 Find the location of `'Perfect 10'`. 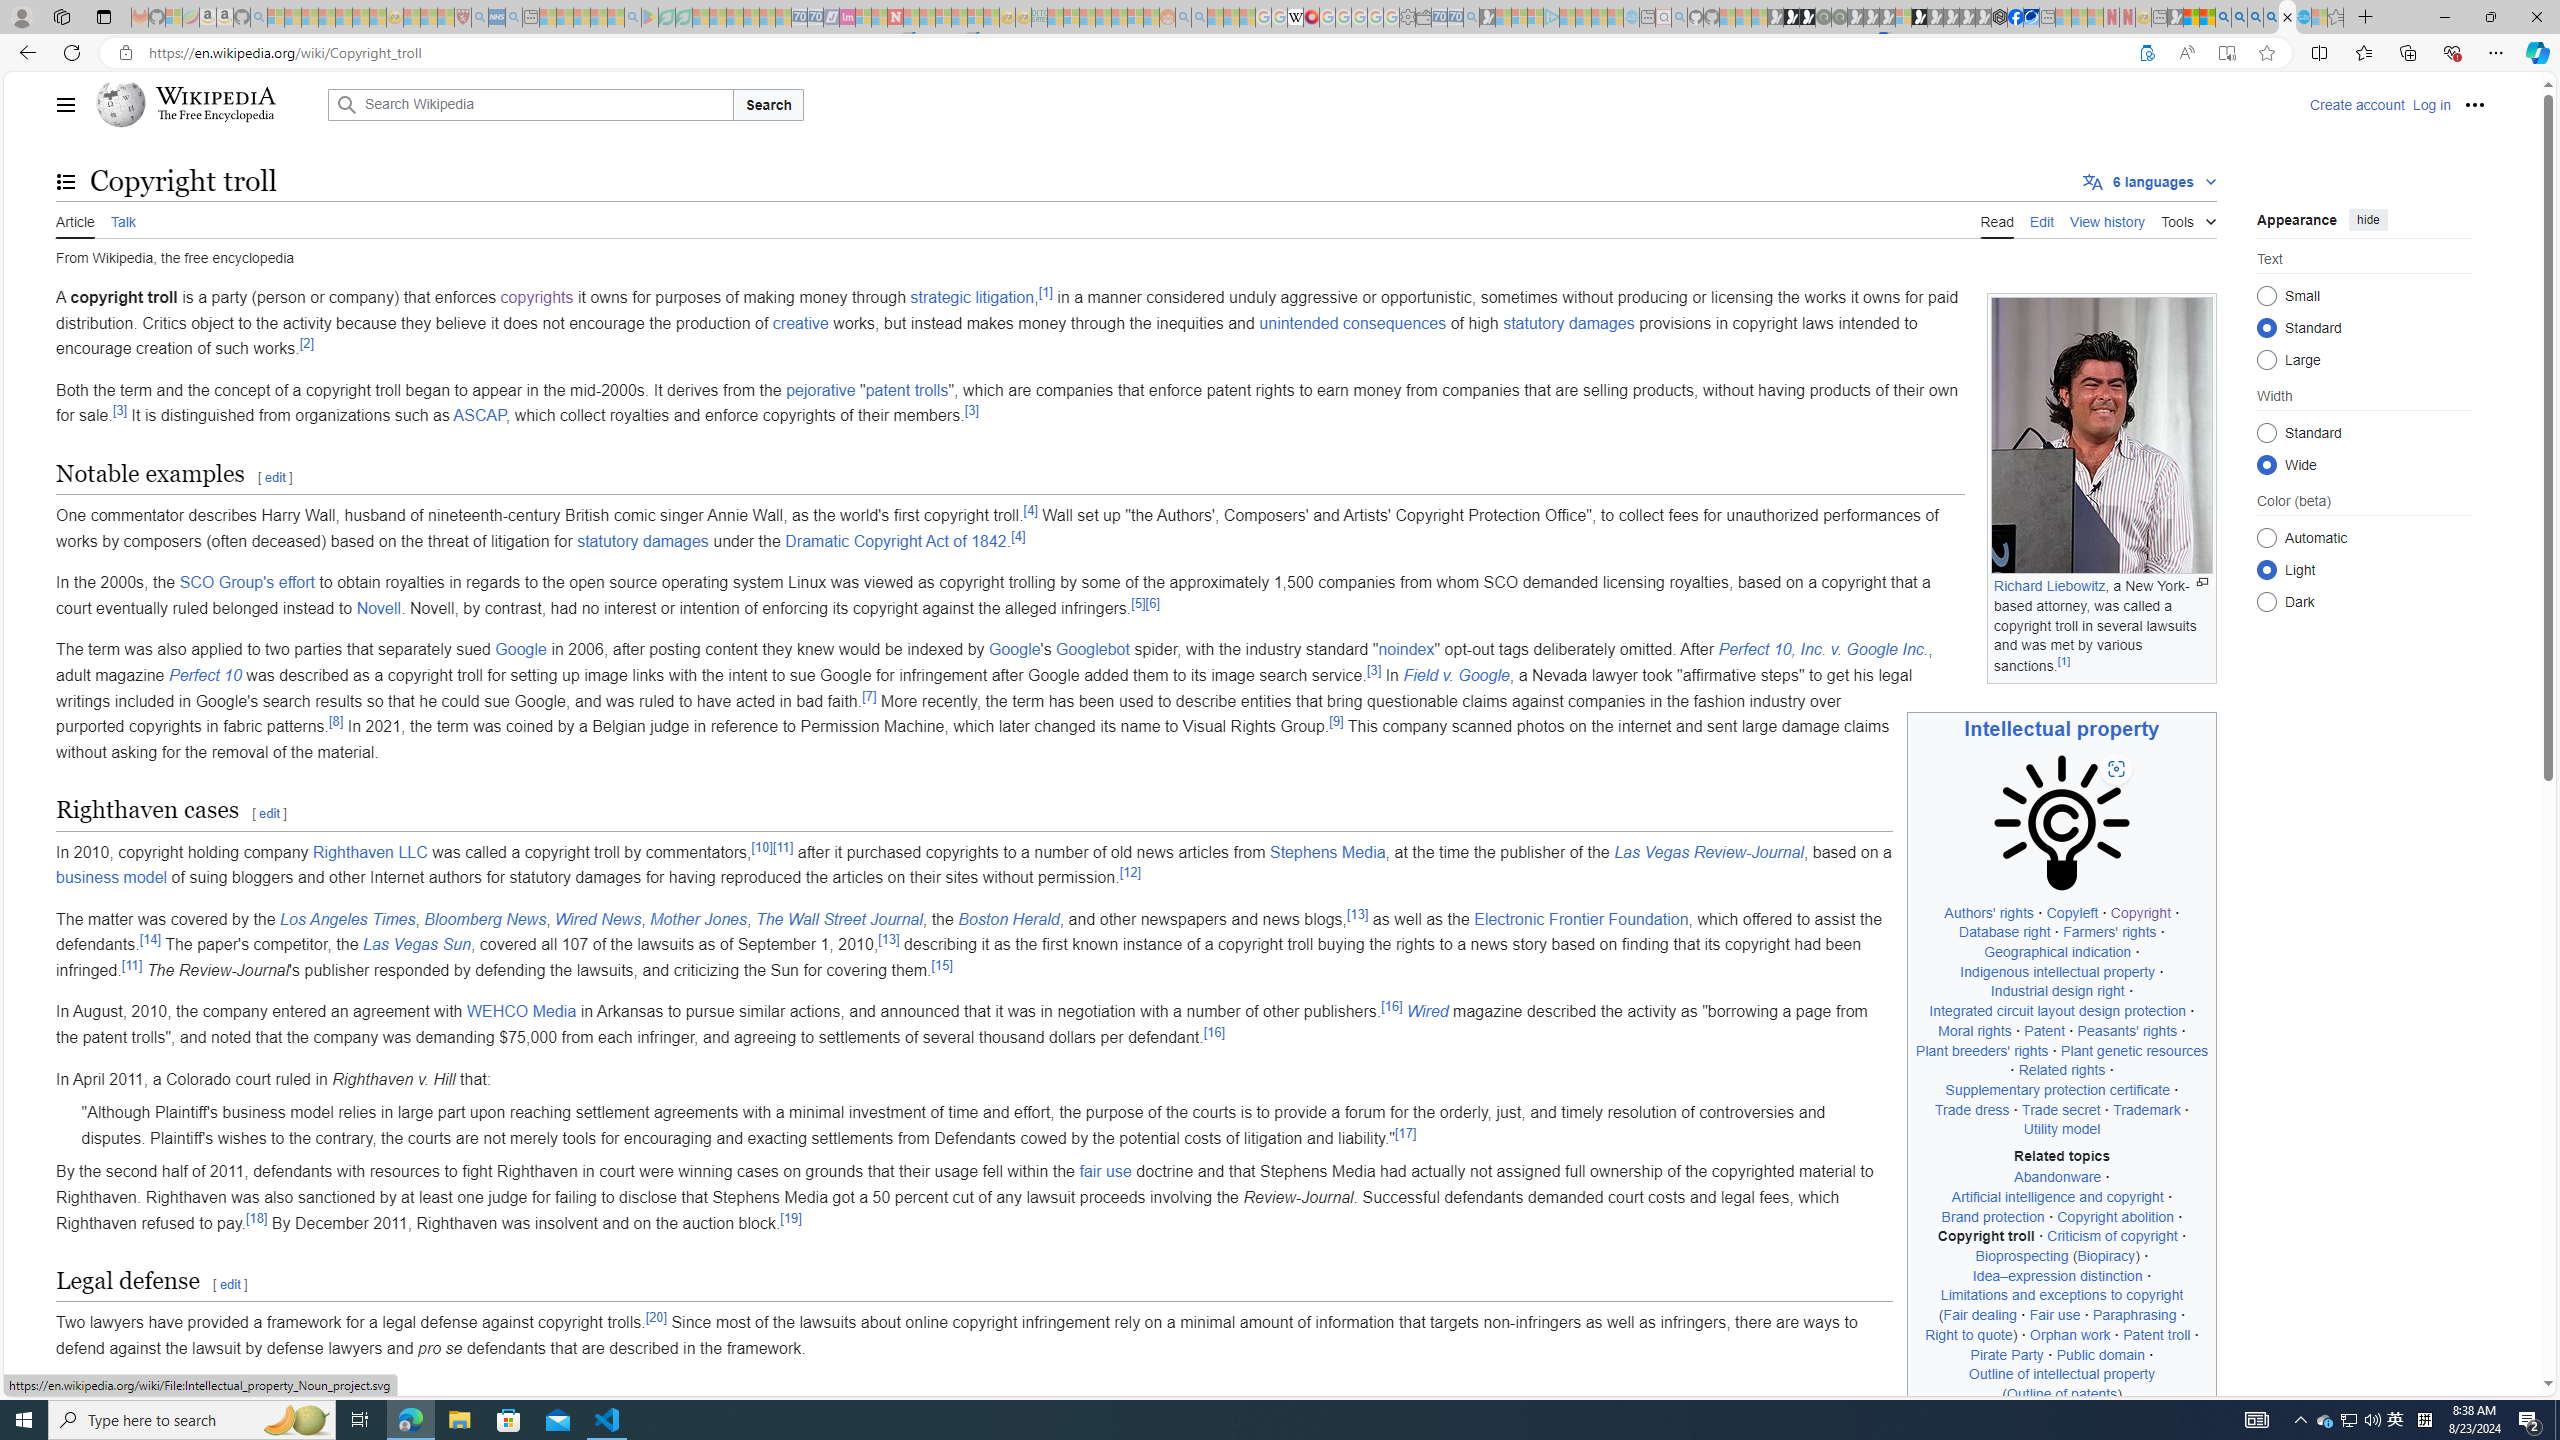

'Perfect 10' is located at coordinates (205, 675).